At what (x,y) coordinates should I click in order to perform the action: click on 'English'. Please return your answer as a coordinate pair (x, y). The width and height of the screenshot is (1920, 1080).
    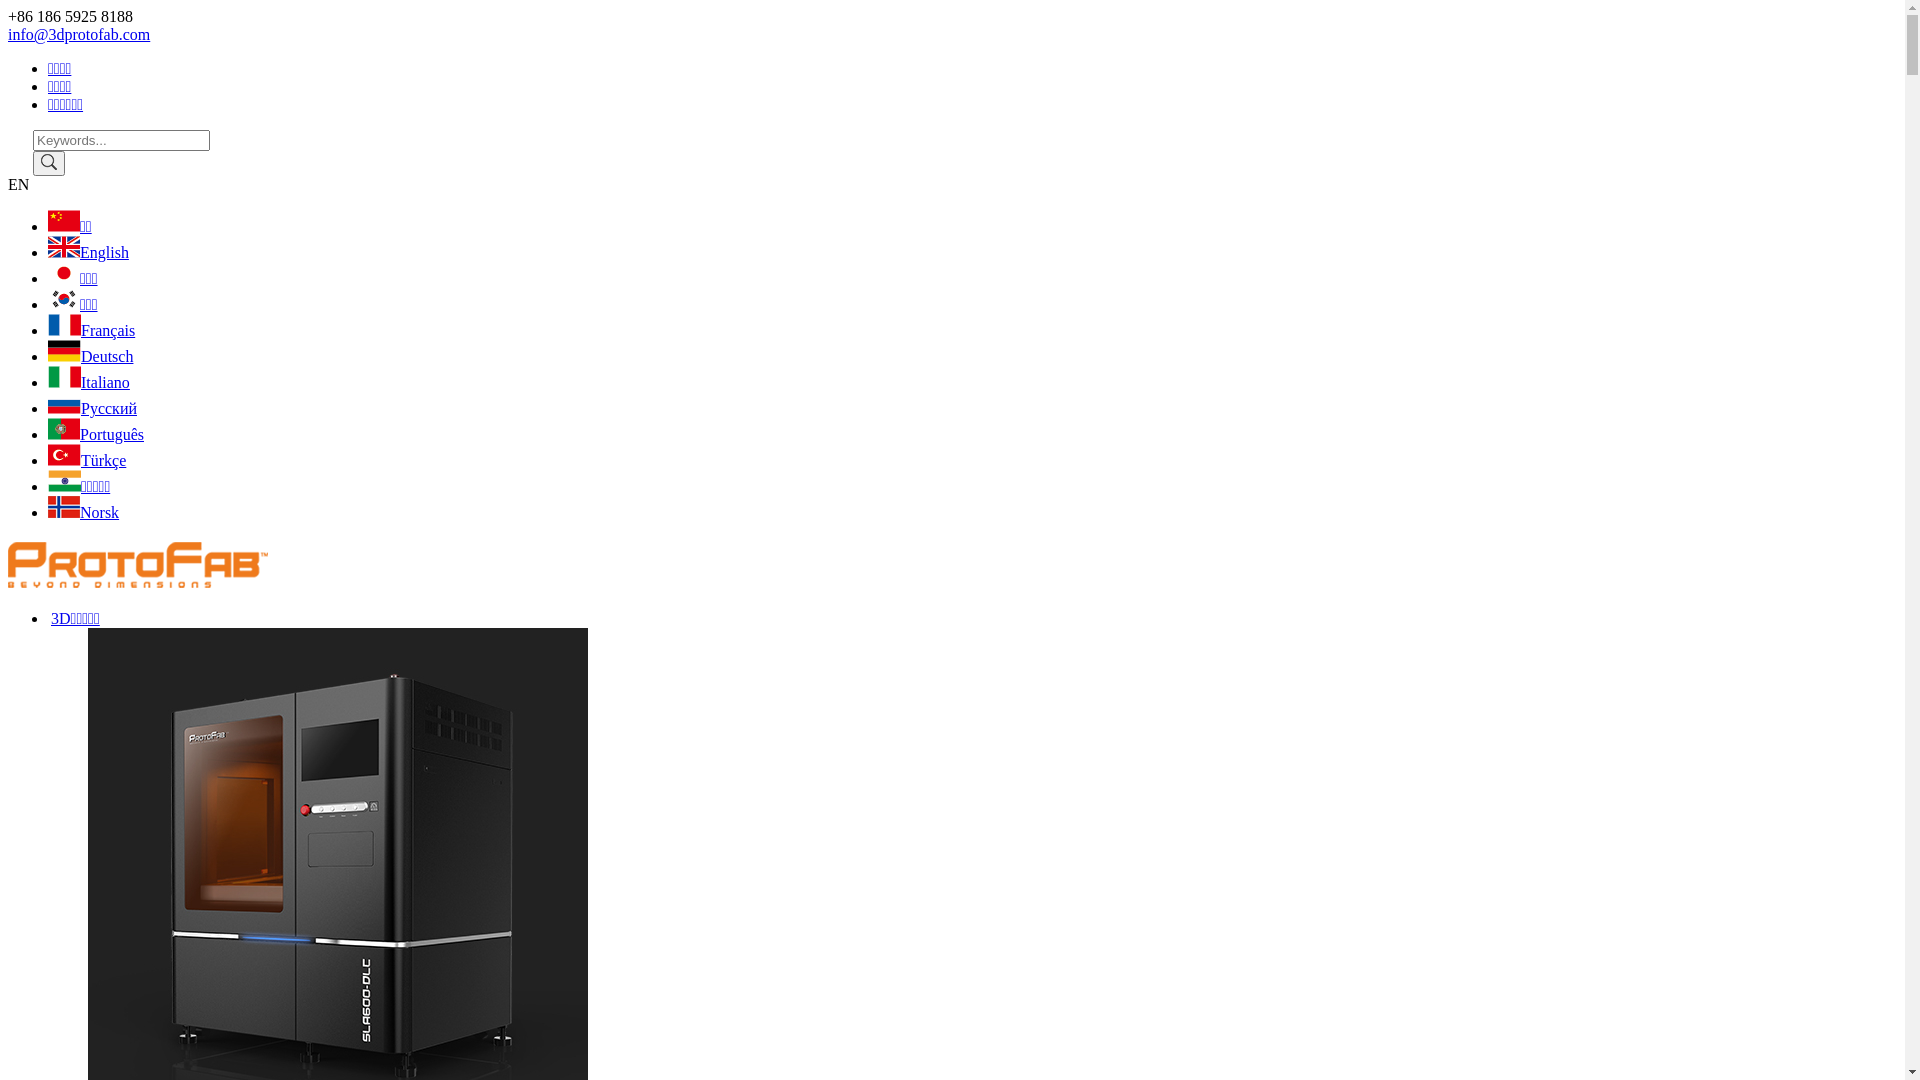
    Looking at the image, I should click on (87, 251).